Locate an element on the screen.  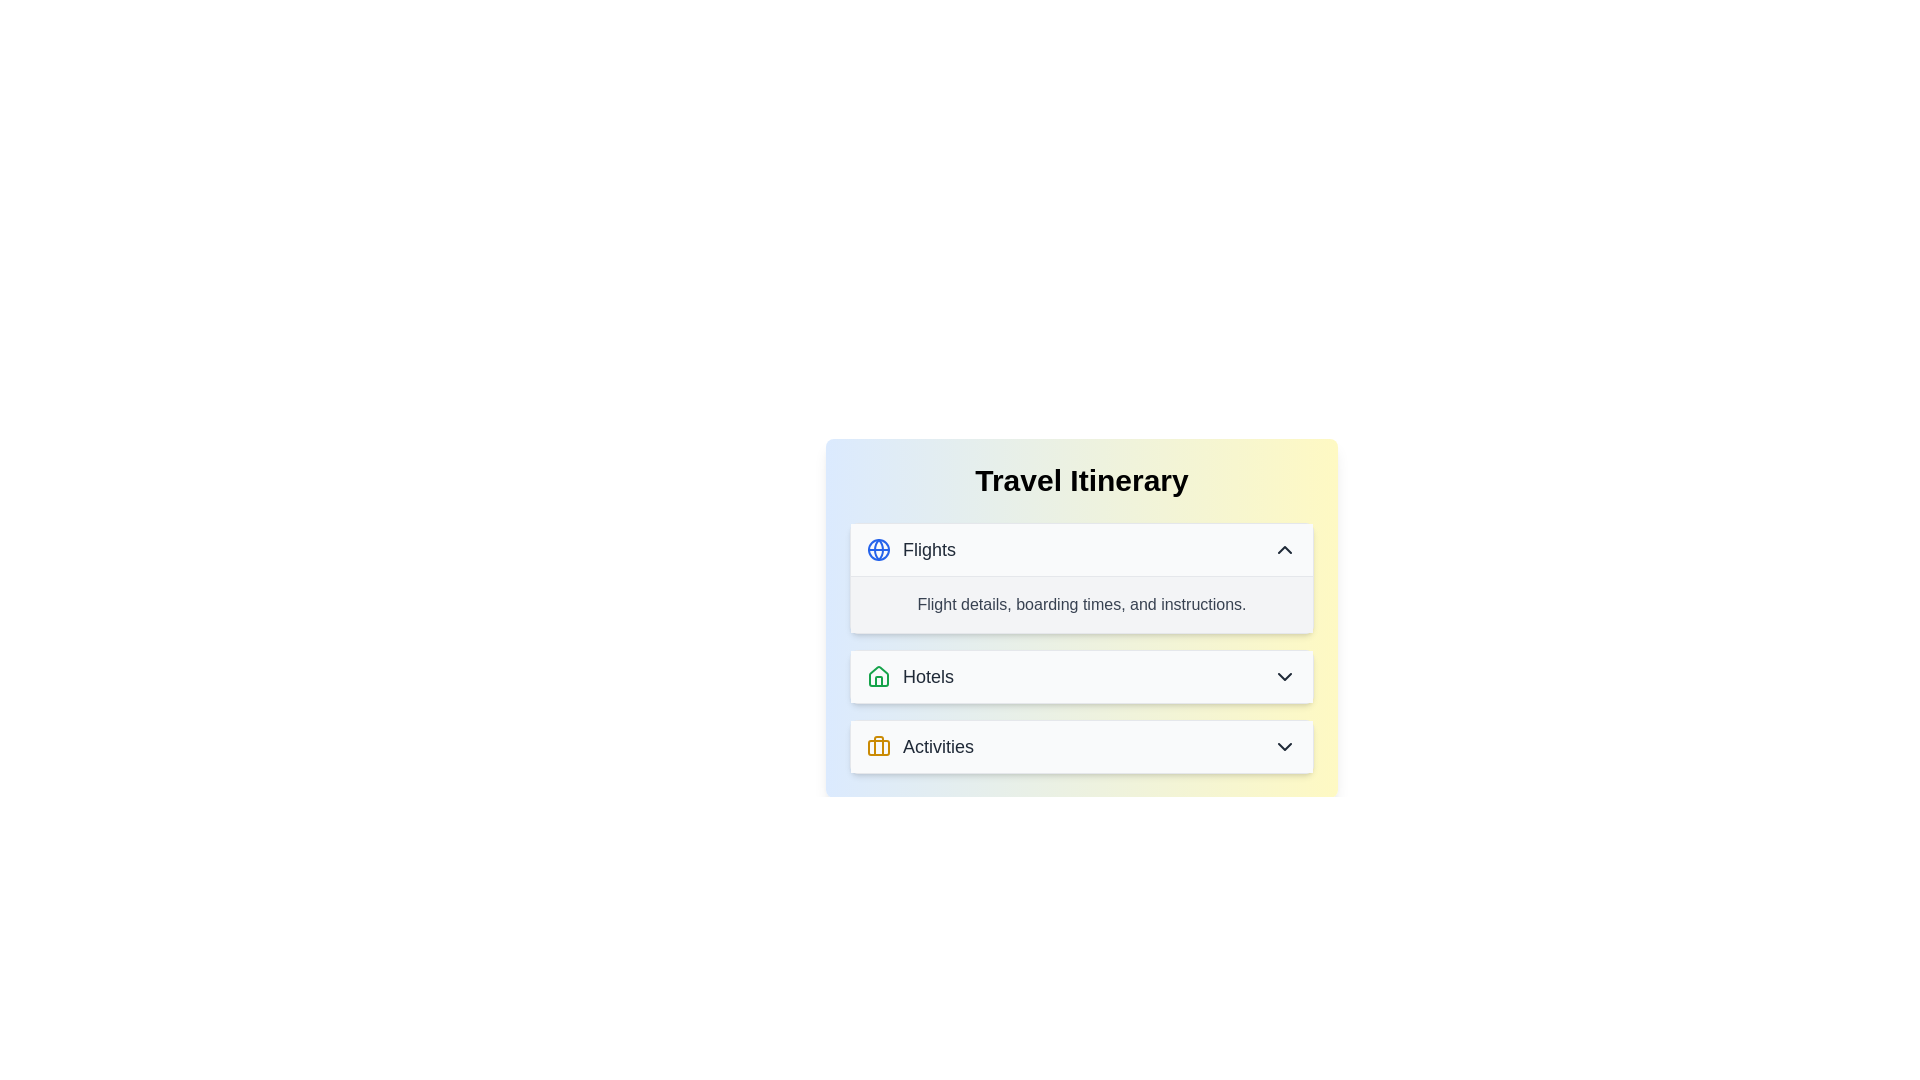
the yellow rectangular decorative shape within the 'Activities' icon in the 'Travel Itinerary' interface is located at coordinates (878, 748).